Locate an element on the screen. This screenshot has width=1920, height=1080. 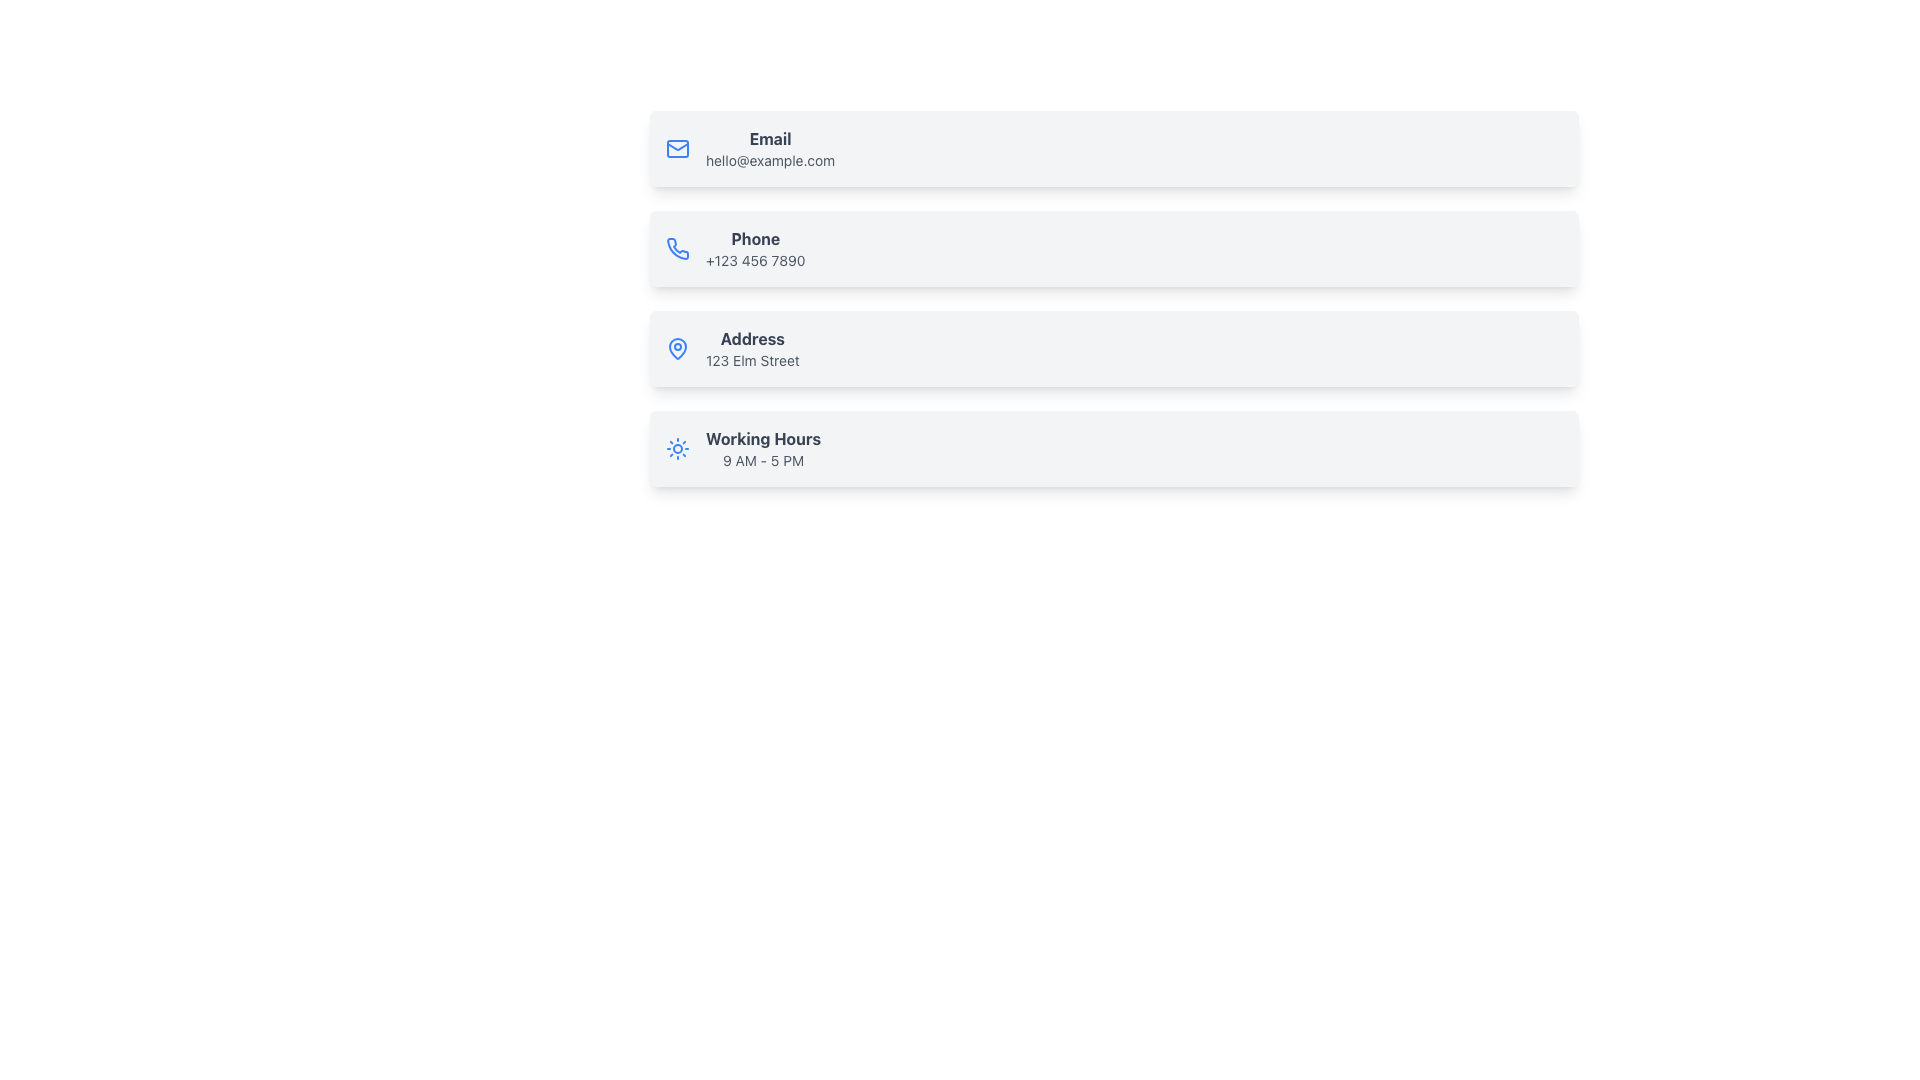
the email-related icon located at the top-left corner of the Email section, to the left of the 'Email' label is located at coordinates (677, 148).